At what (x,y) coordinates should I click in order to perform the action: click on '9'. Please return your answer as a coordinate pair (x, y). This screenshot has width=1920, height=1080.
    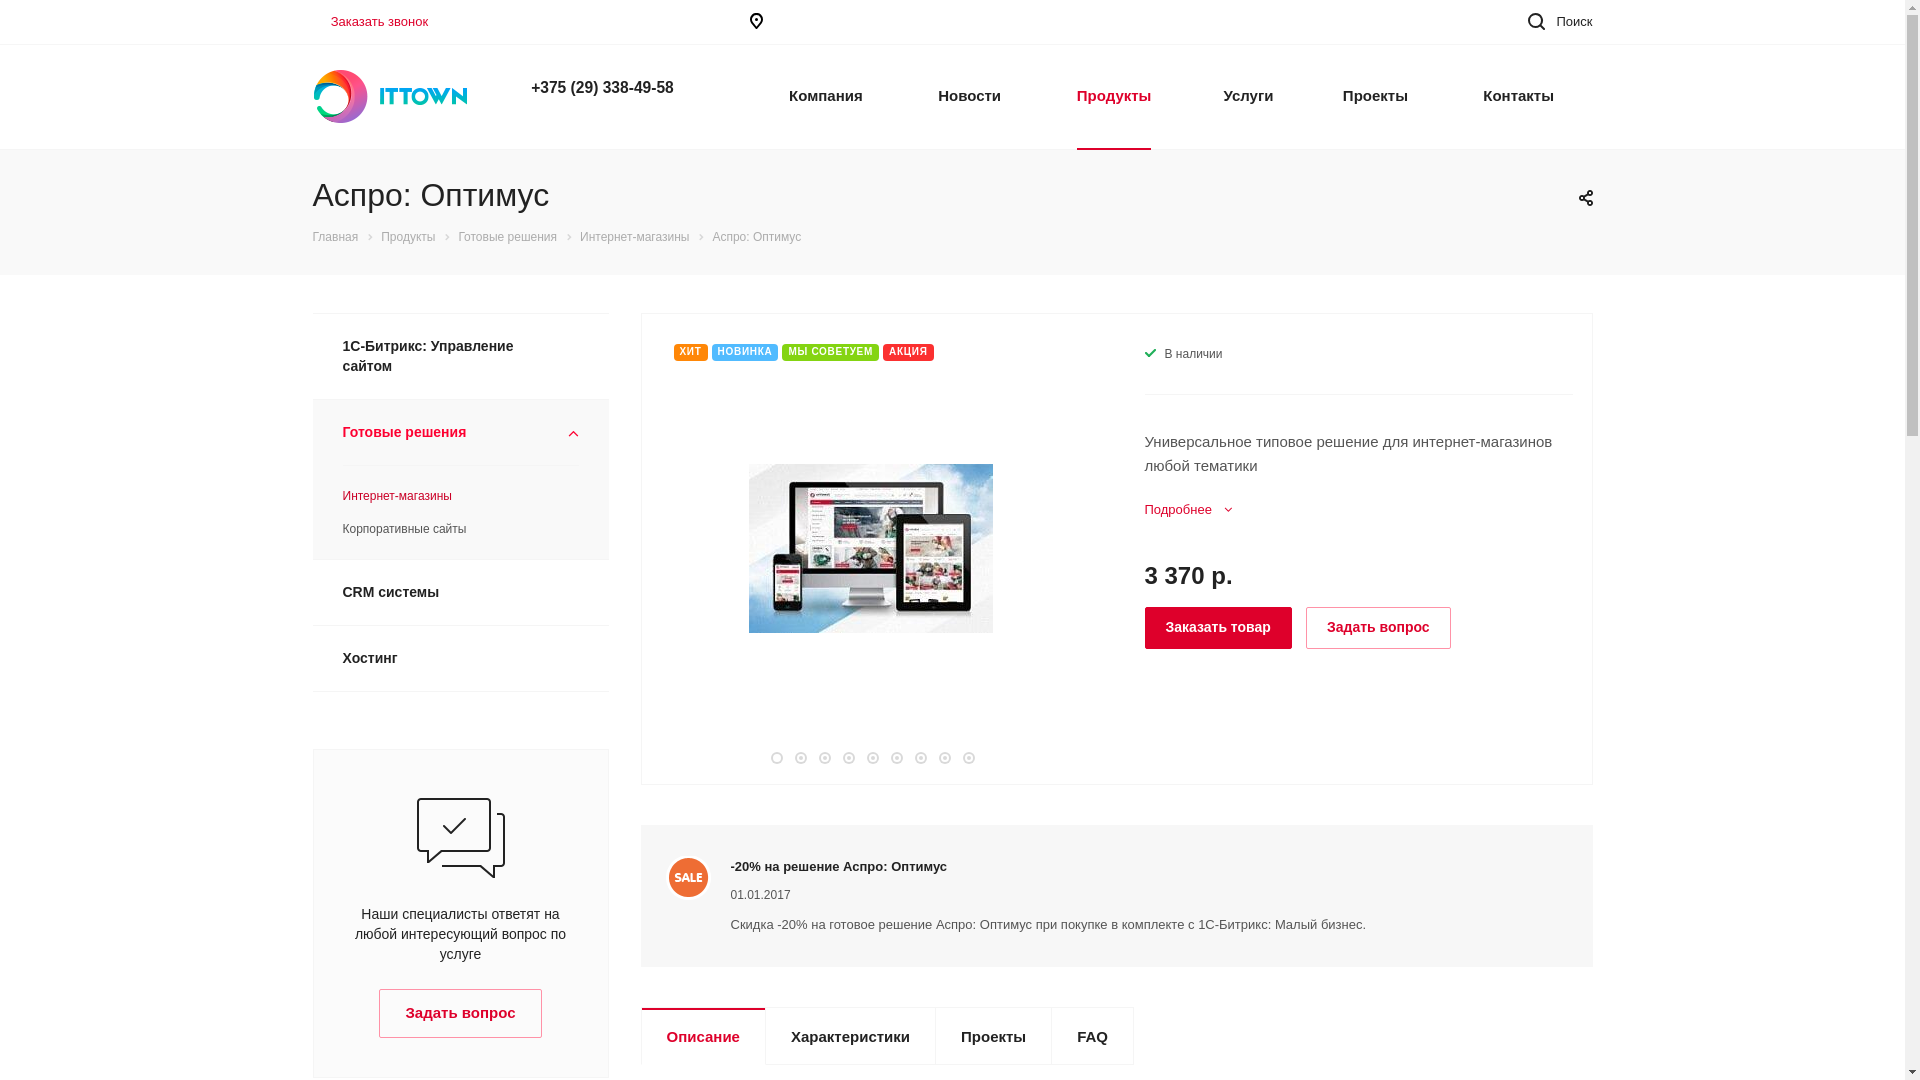
    Looking at the image, I should click on (968, 758).